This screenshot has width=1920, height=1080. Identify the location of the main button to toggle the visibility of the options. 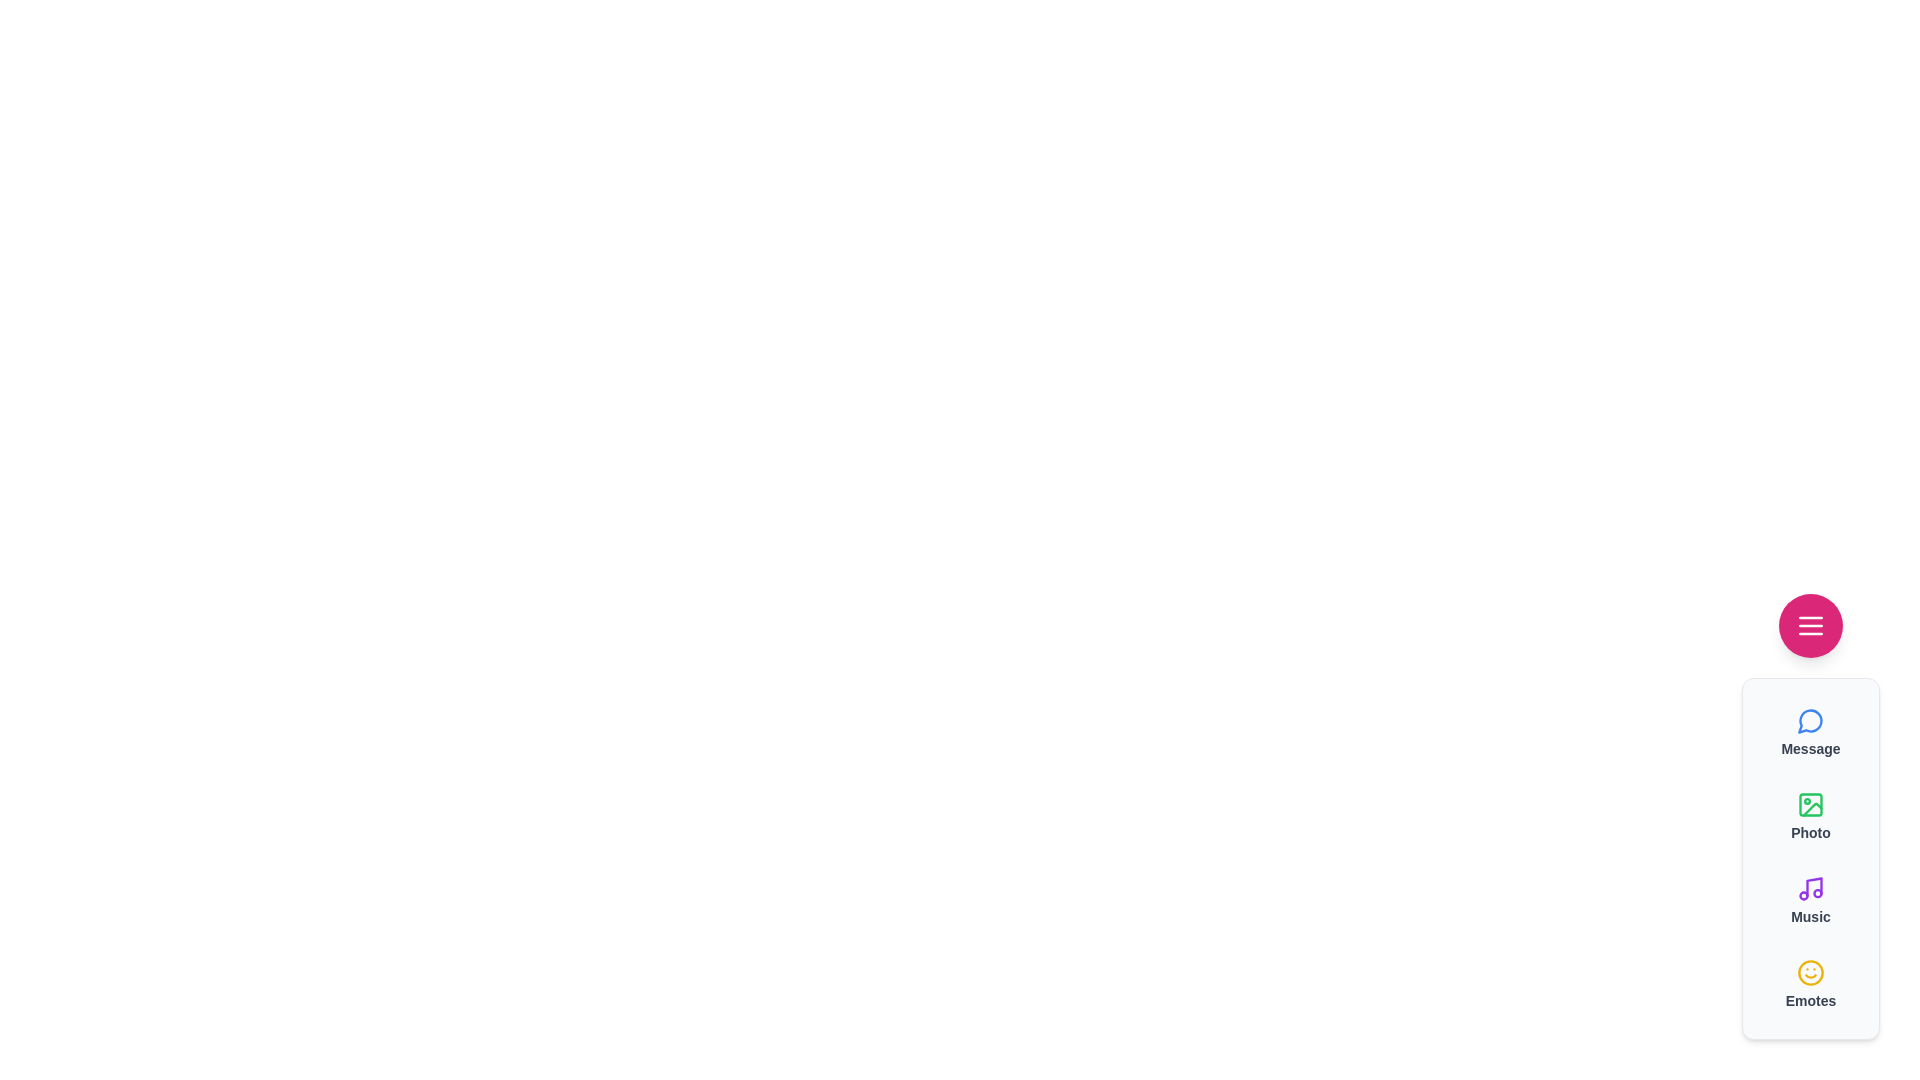
(1810, 624).